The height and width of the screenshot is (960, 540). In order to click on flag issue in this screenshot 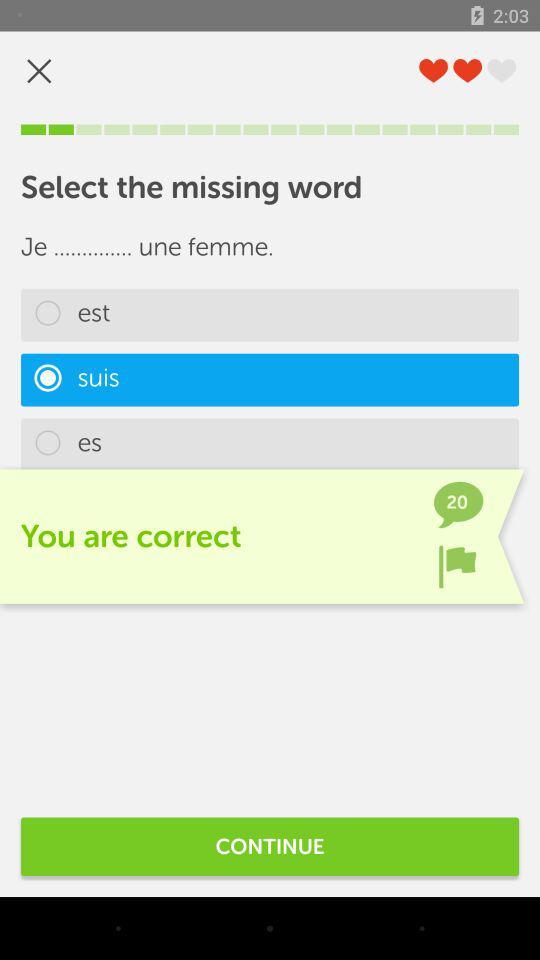, I will do `click(457, 566)`.